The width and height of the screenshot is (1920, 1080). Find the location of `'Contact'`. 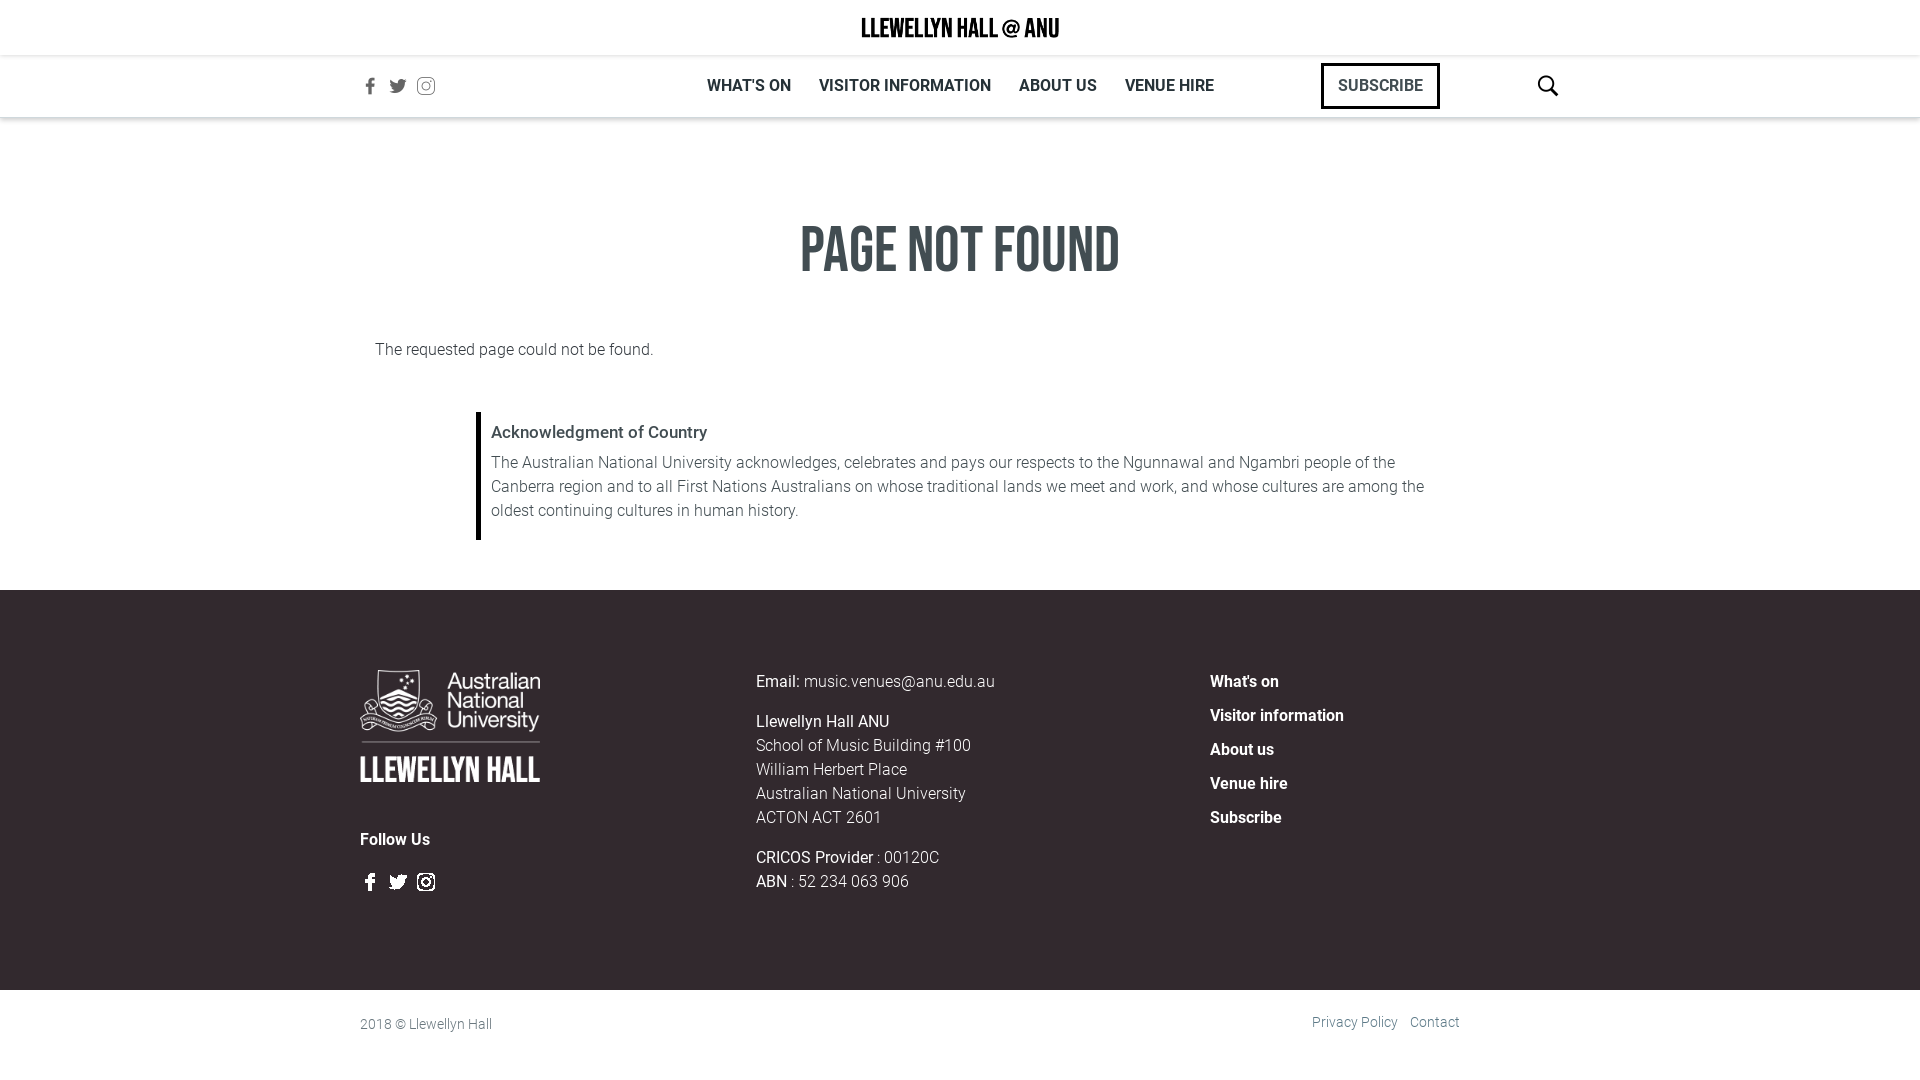

'Contact' is located at coordinates (1409, 1022).